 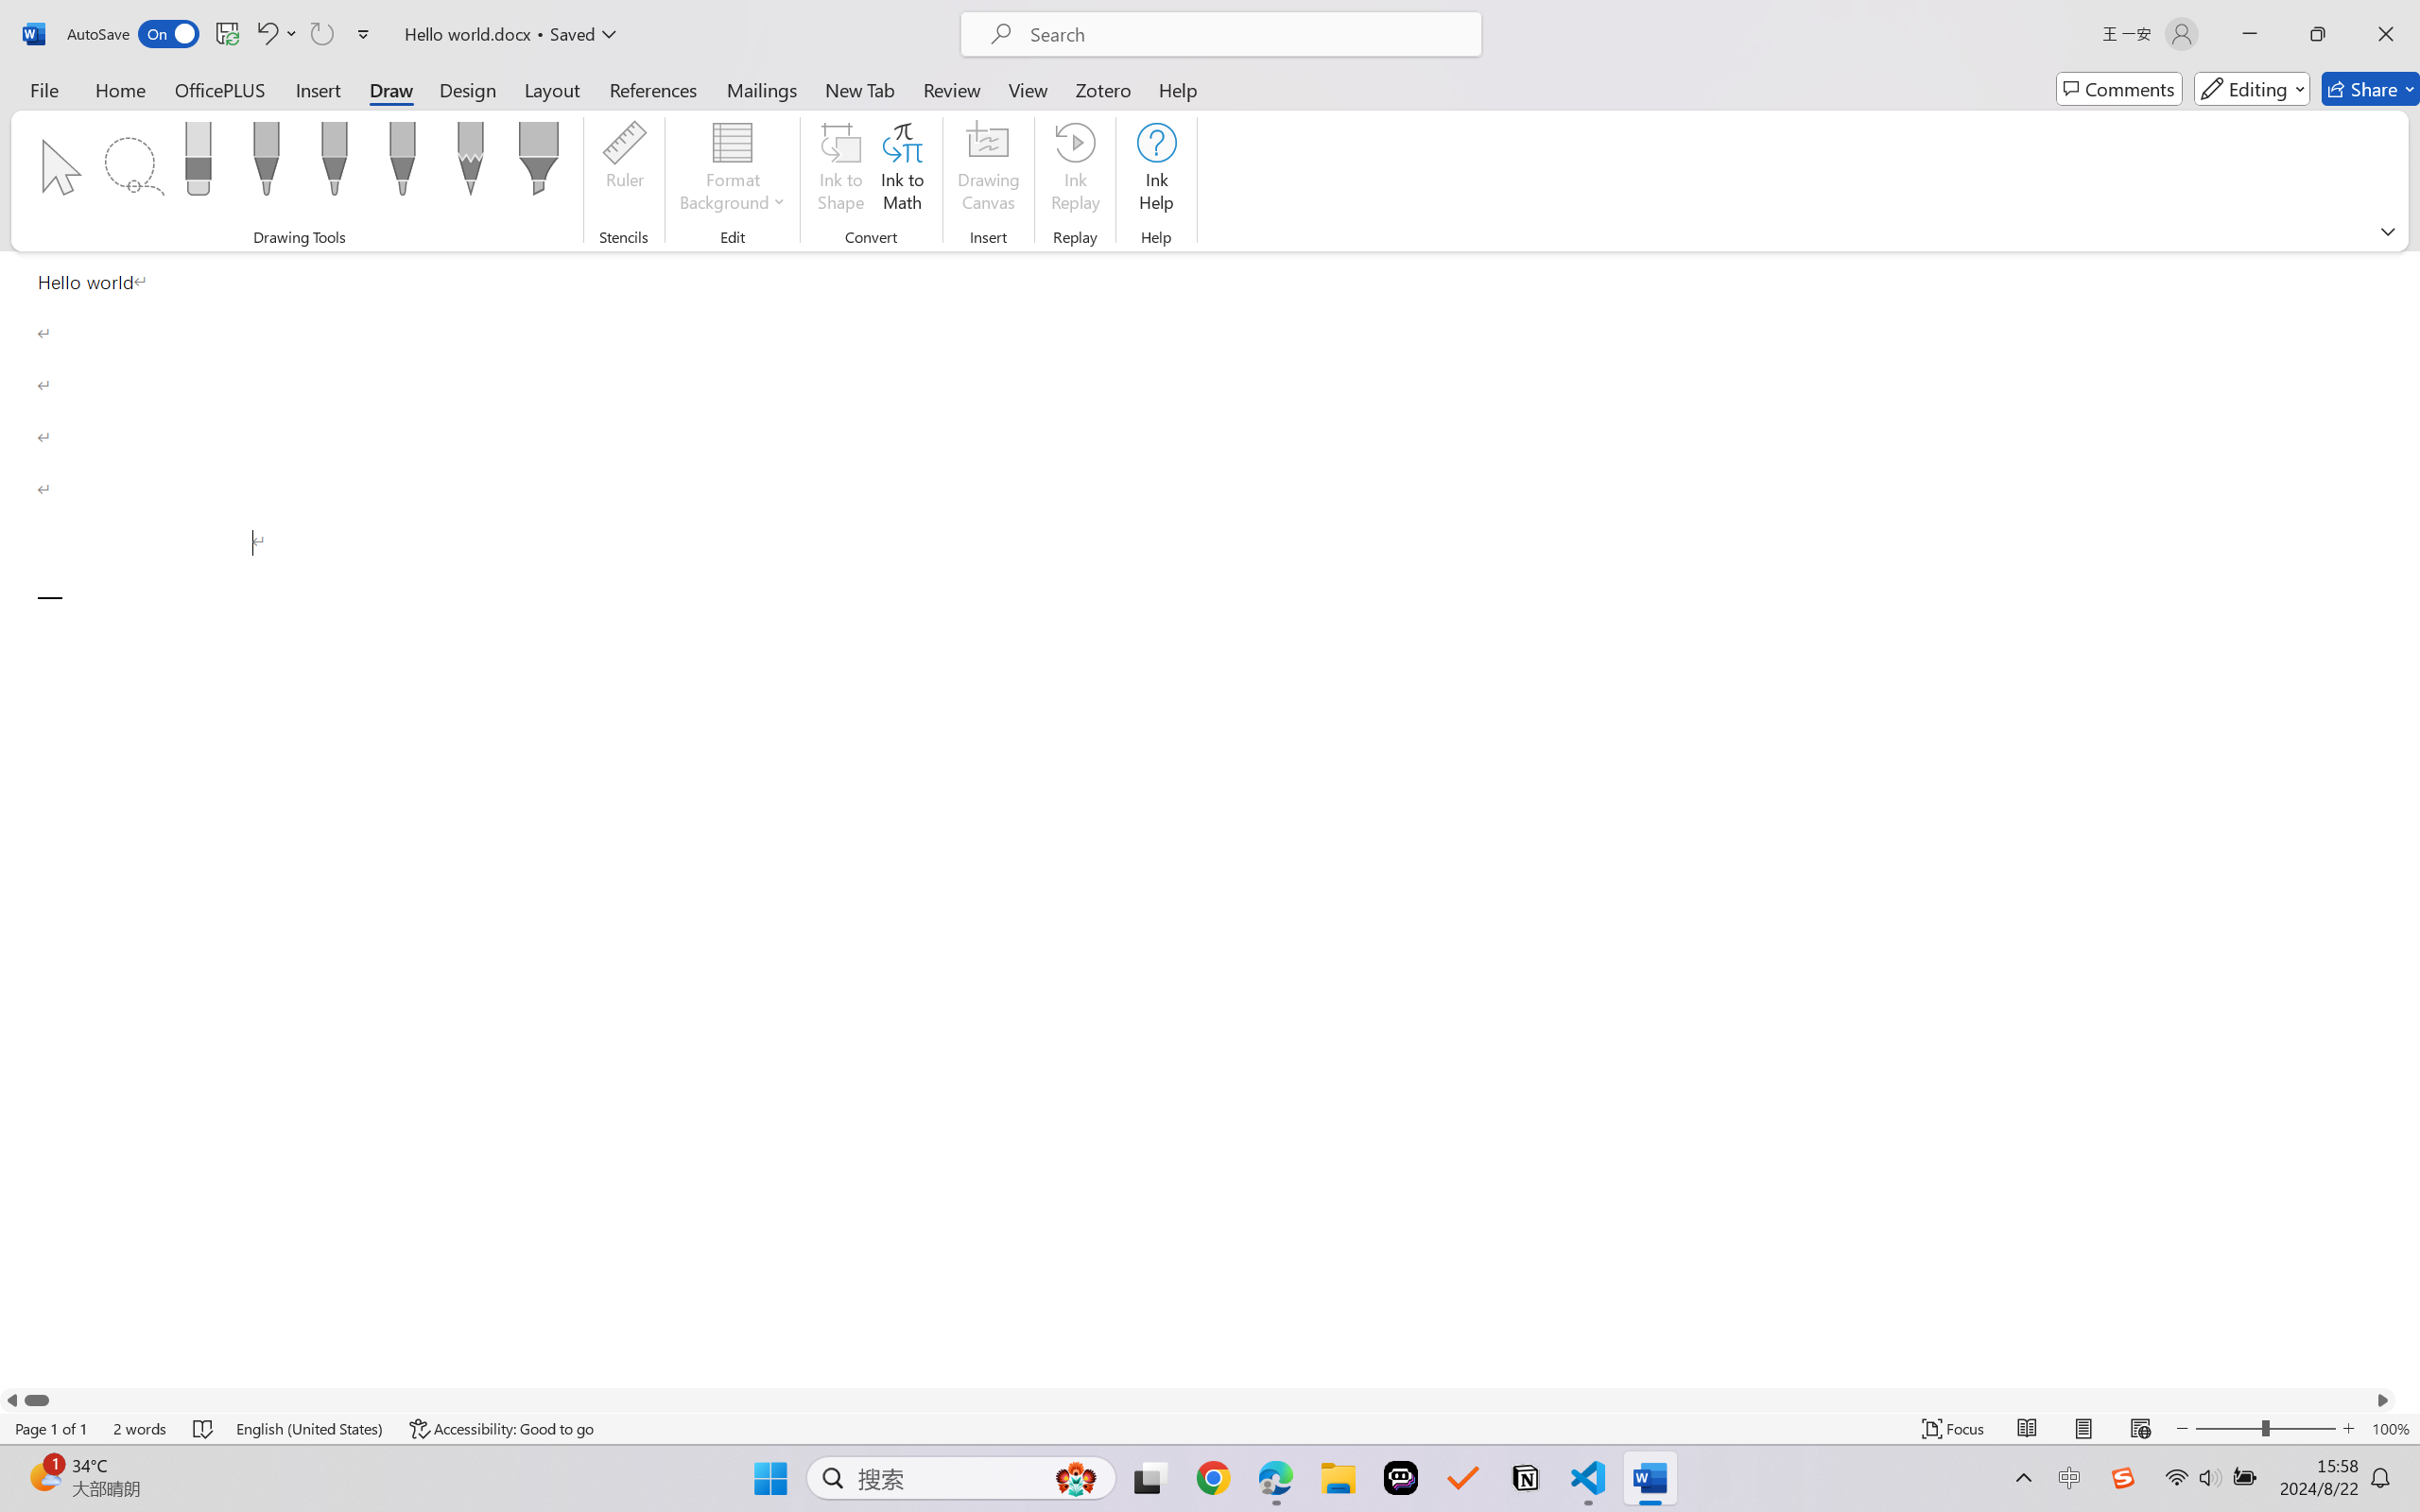 I want to click on 'AutomationID: BadgeAnchorLargeTicker', so click(x=43, y=1476).